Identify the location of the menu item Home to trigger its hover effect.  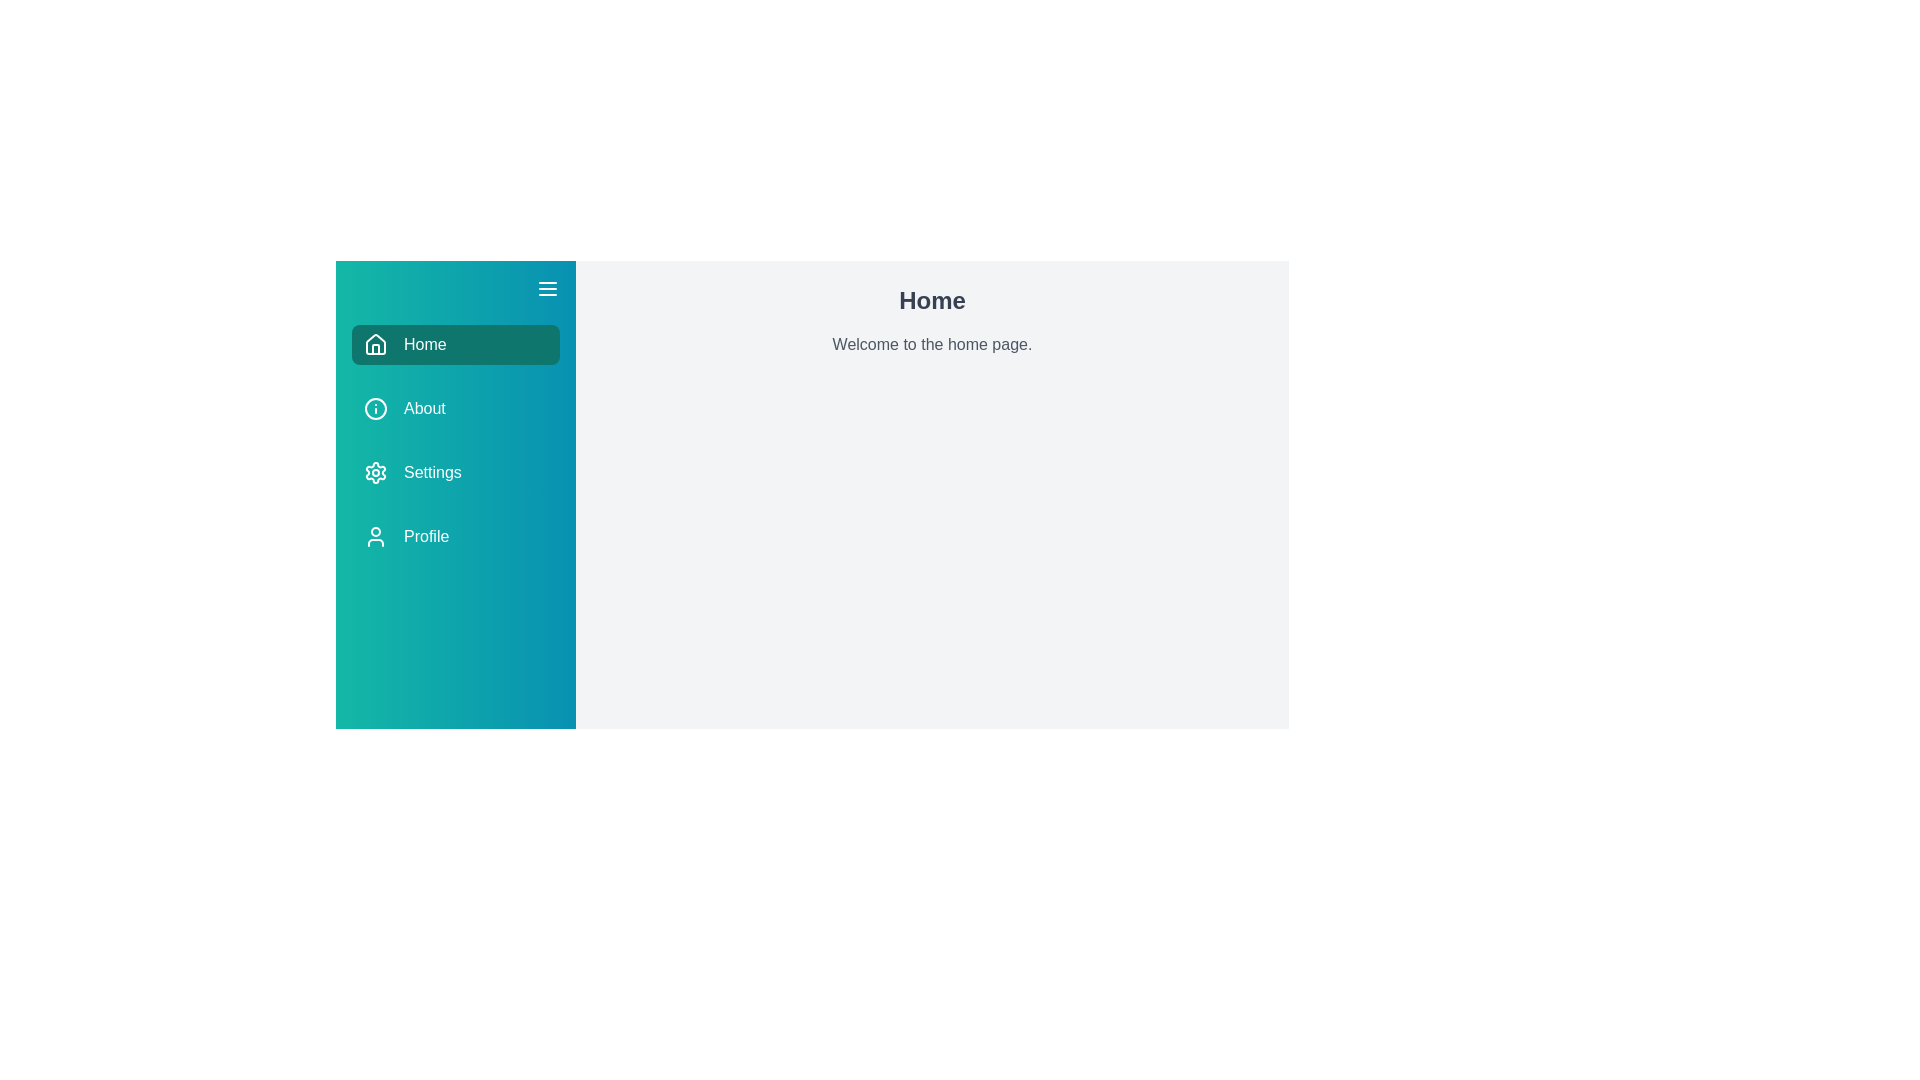
(455, 343).